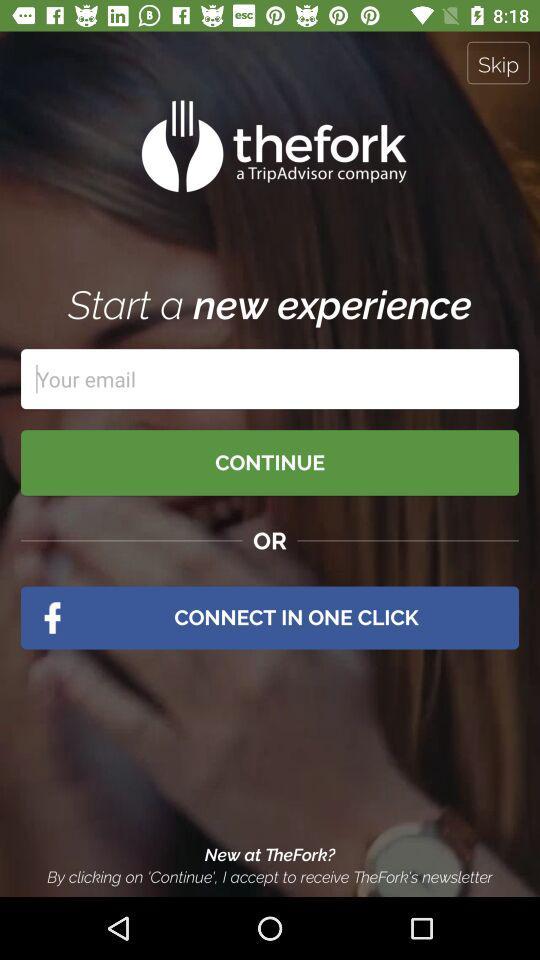 The height and width of the screenshot is (960, 540). Describe the element at coordinates (270, 378) in the screenshot. I see `email` at that location.